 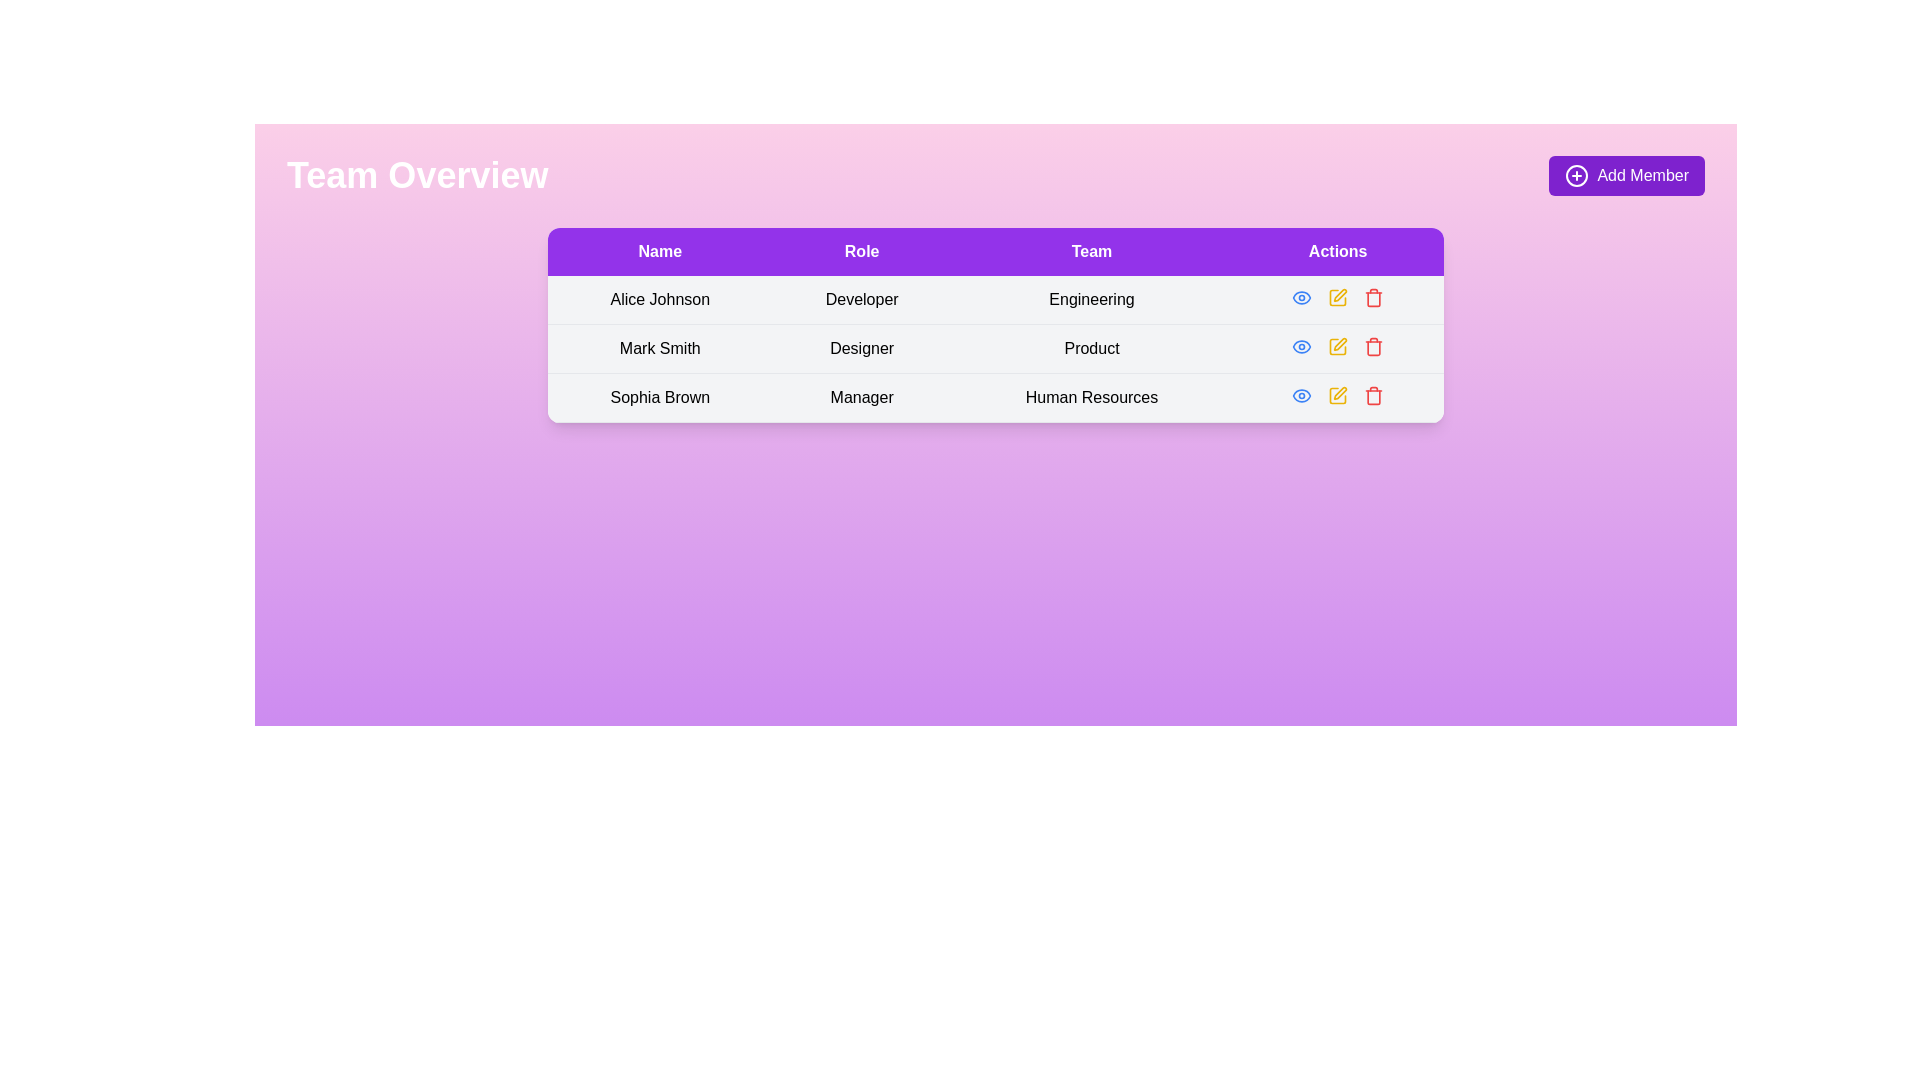 I want to click on the first table row displaying team member 'Alice Johnson', who is a Developer in the Engineering team, so click(x=996, y=300).